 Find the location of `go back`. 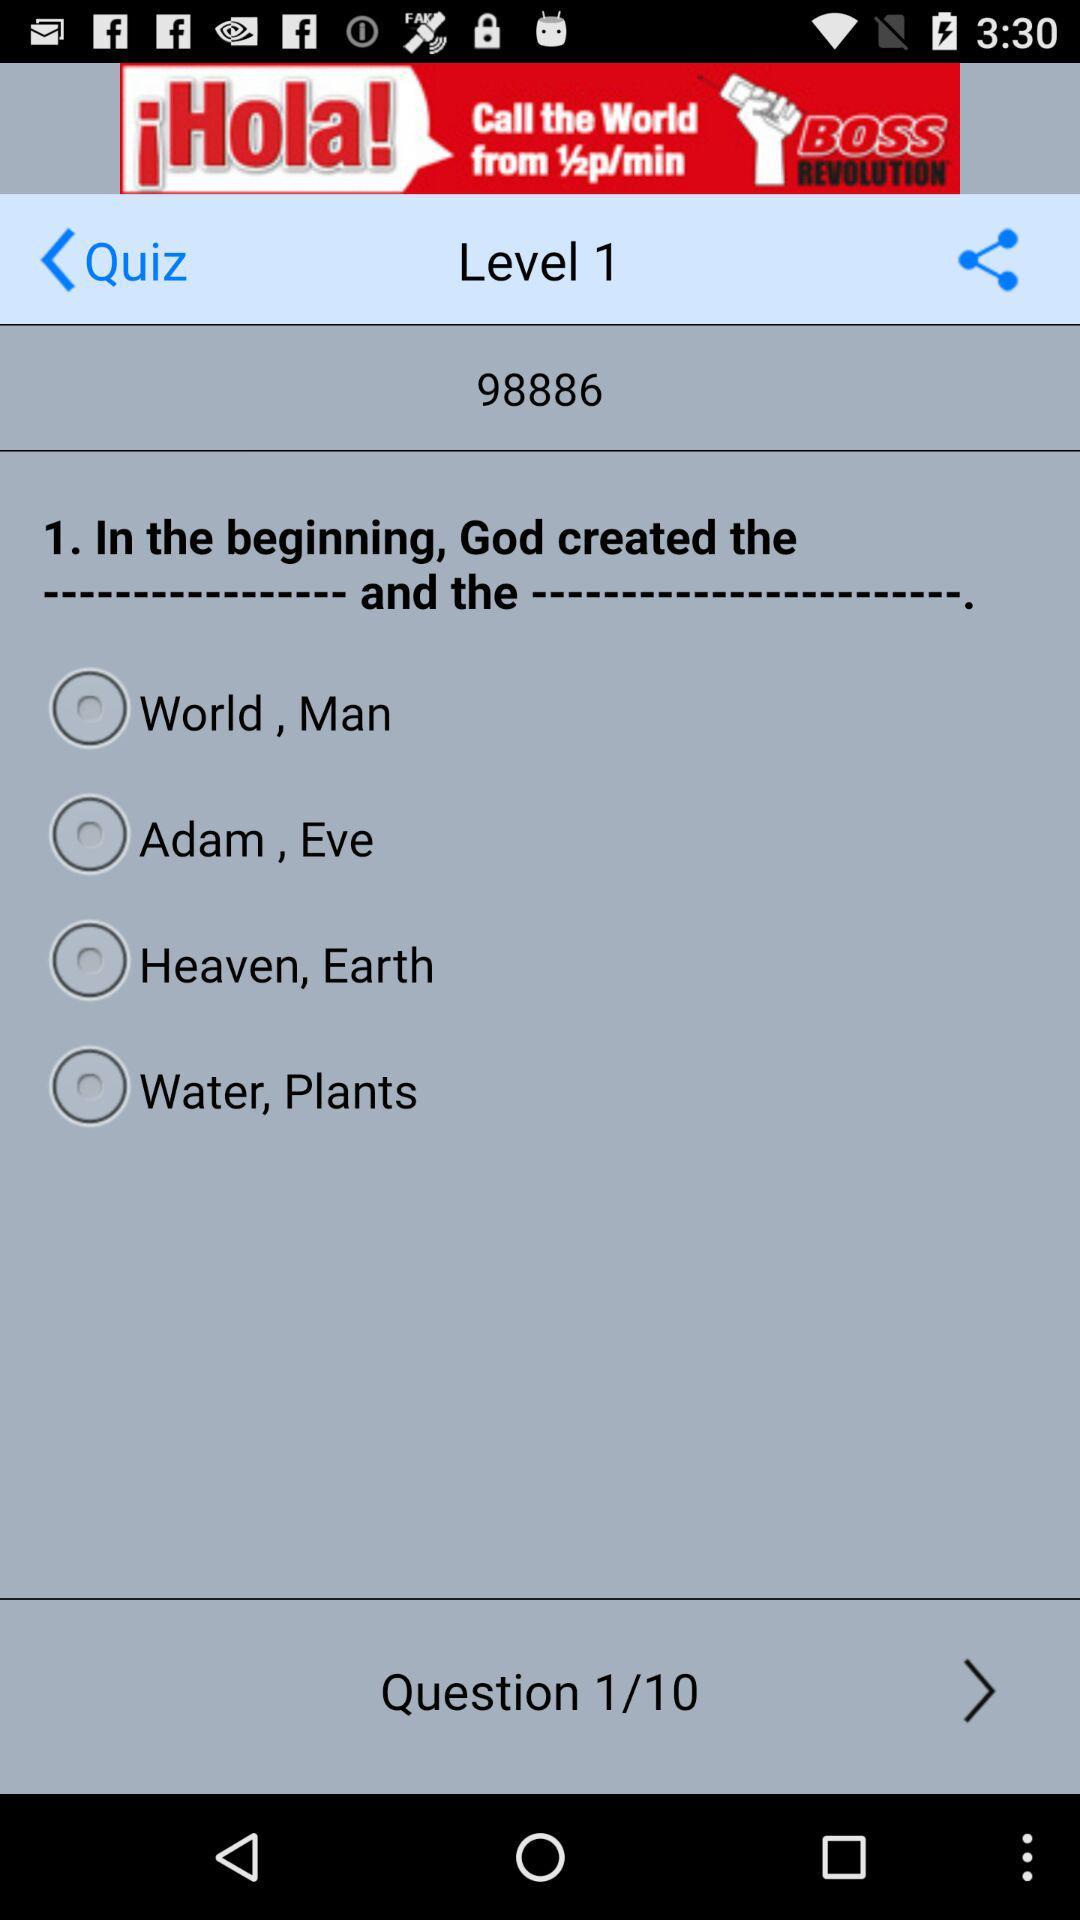

go back is located at coordinates (56, 258).